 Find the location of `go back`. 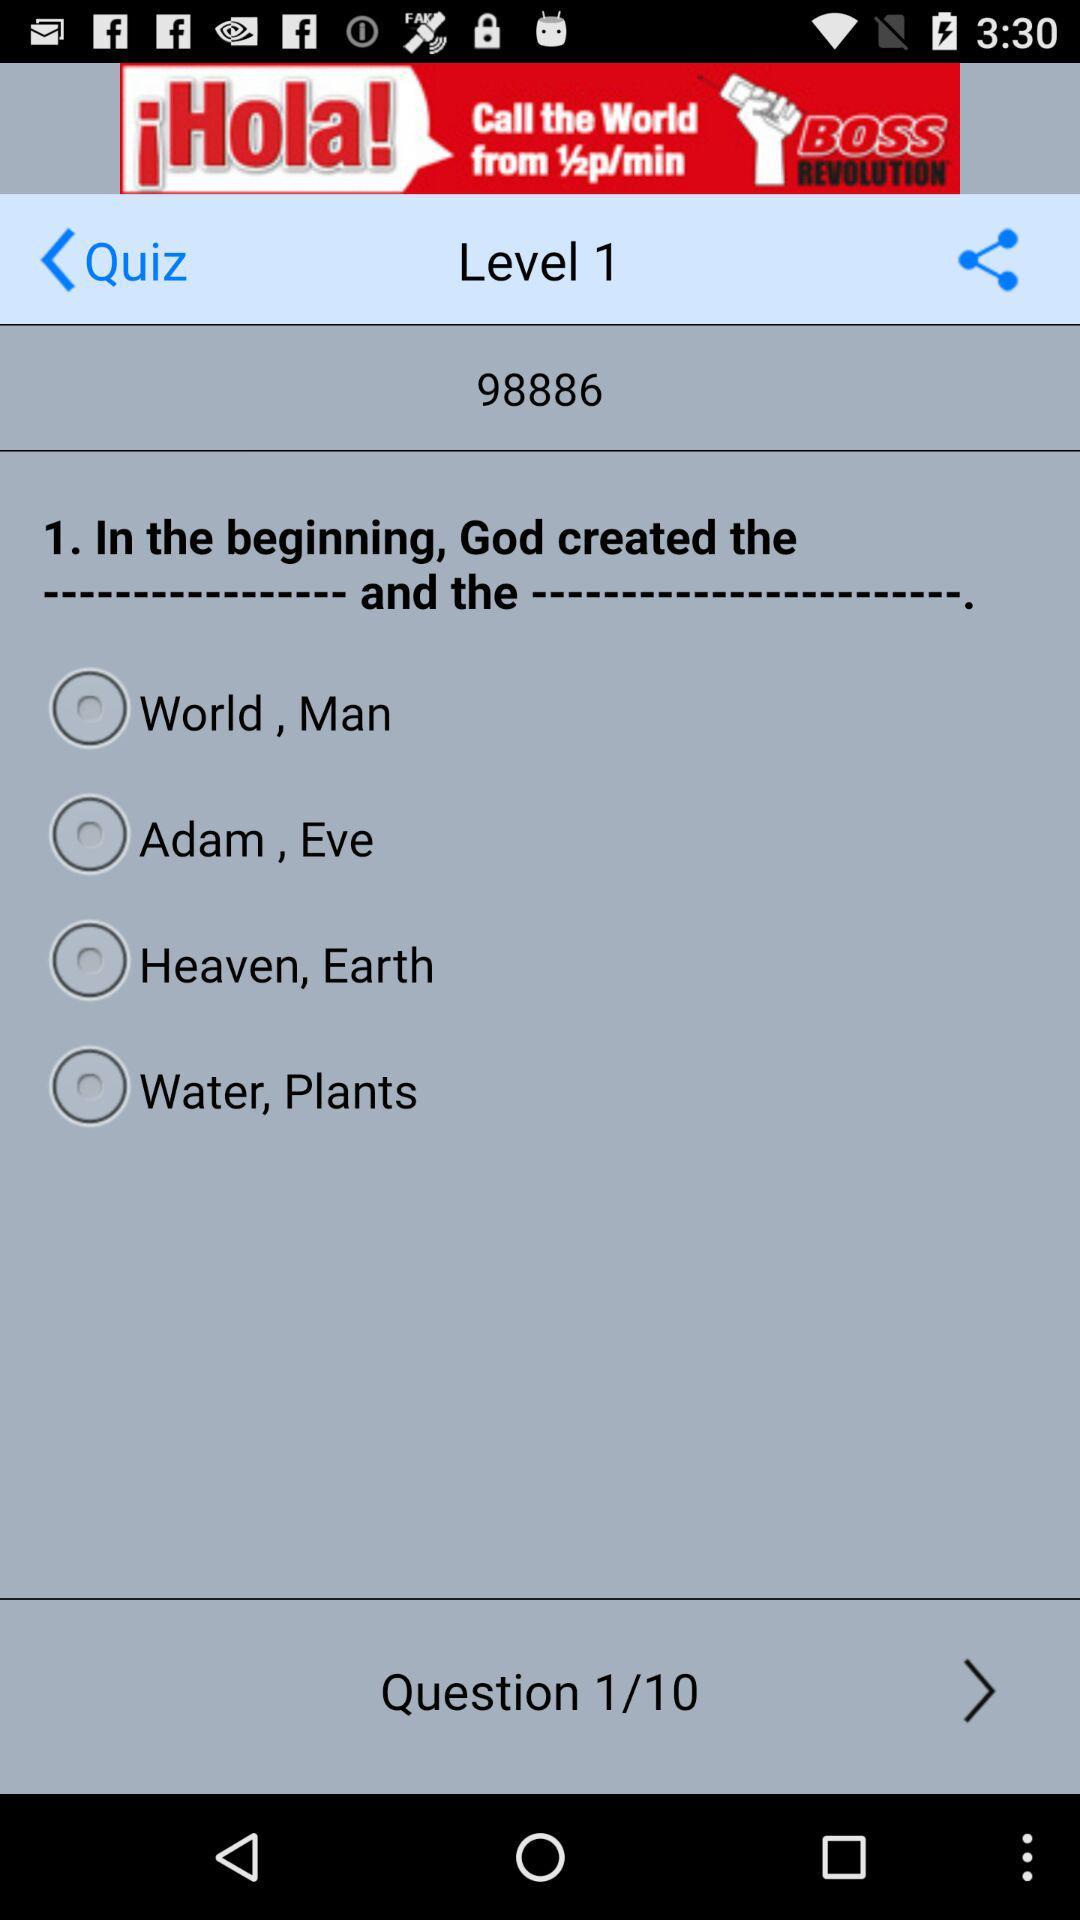

go back is located at coordinates (56, 258).